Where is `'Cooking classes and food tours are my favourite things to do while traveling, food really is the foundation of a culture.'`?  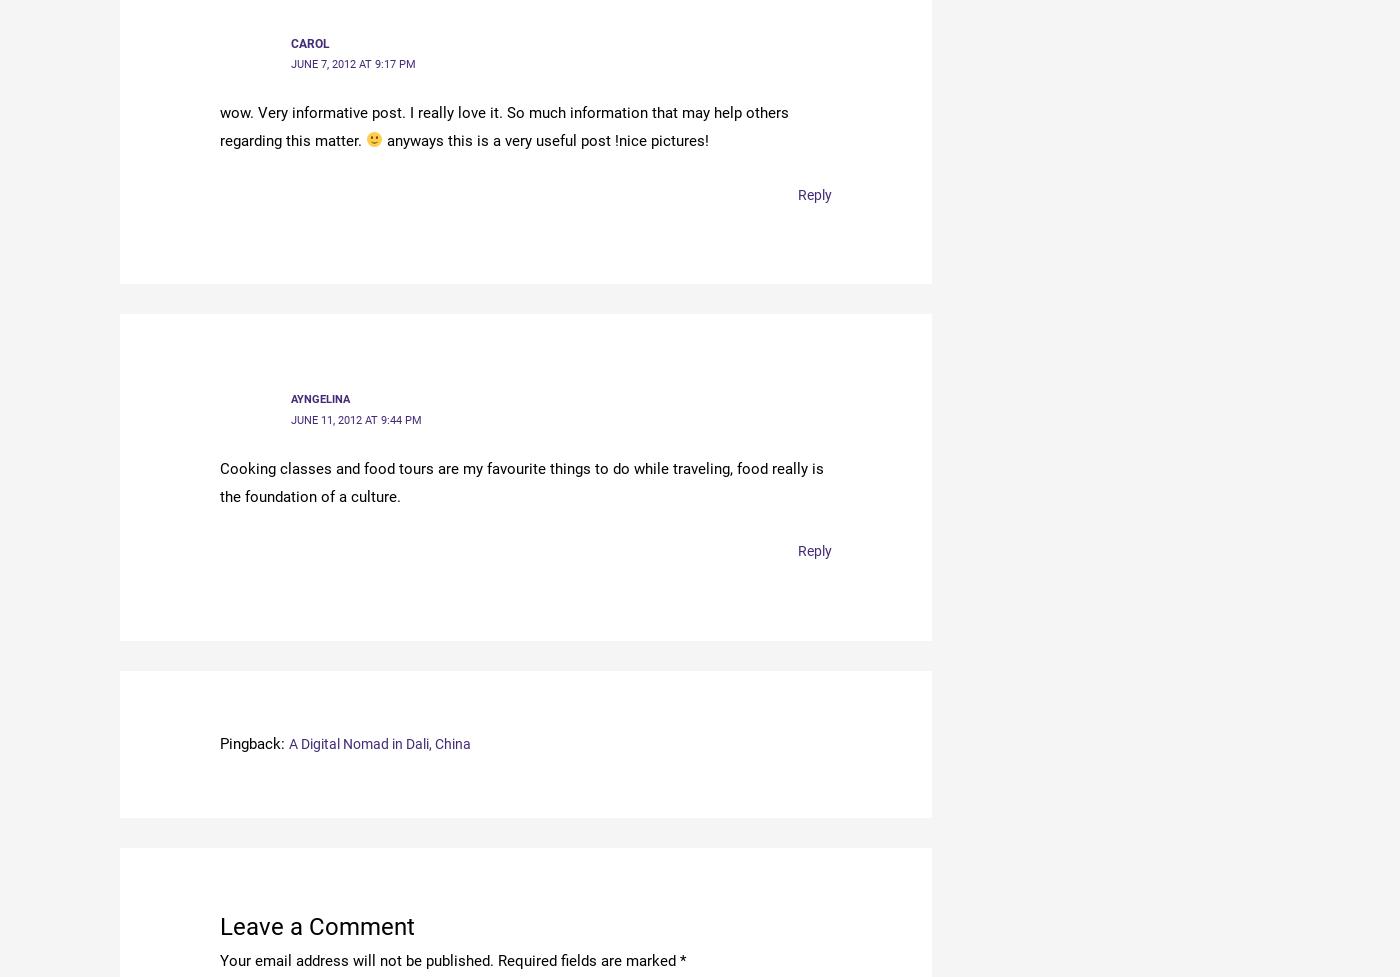
'Cooking classes and food tours are my favourite things to do while traveling, food really is the foundation of a culture.' is located at coordinates (522, 480).